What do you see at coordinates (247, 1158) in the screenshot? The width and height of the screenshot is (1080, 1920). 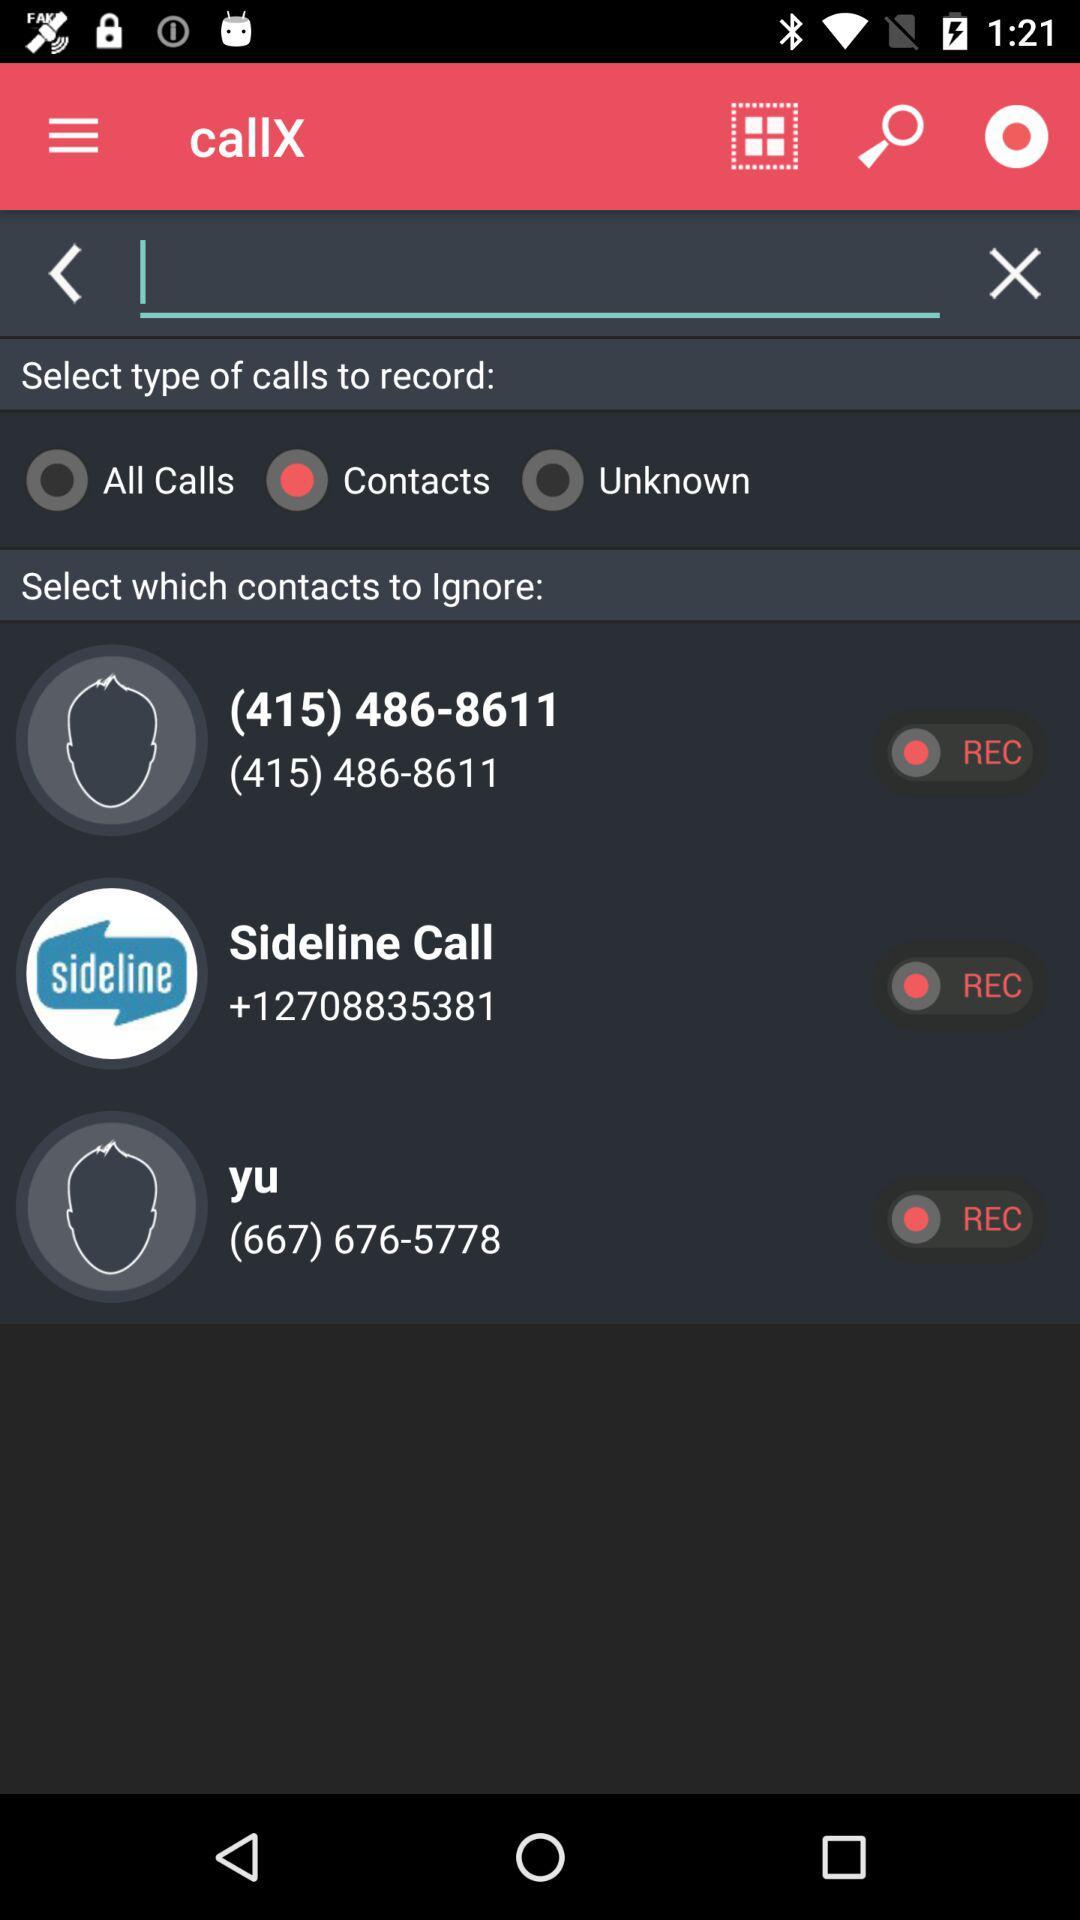 I see `app above (667) 676-5778 icon` at bounding box center [247, 1158].